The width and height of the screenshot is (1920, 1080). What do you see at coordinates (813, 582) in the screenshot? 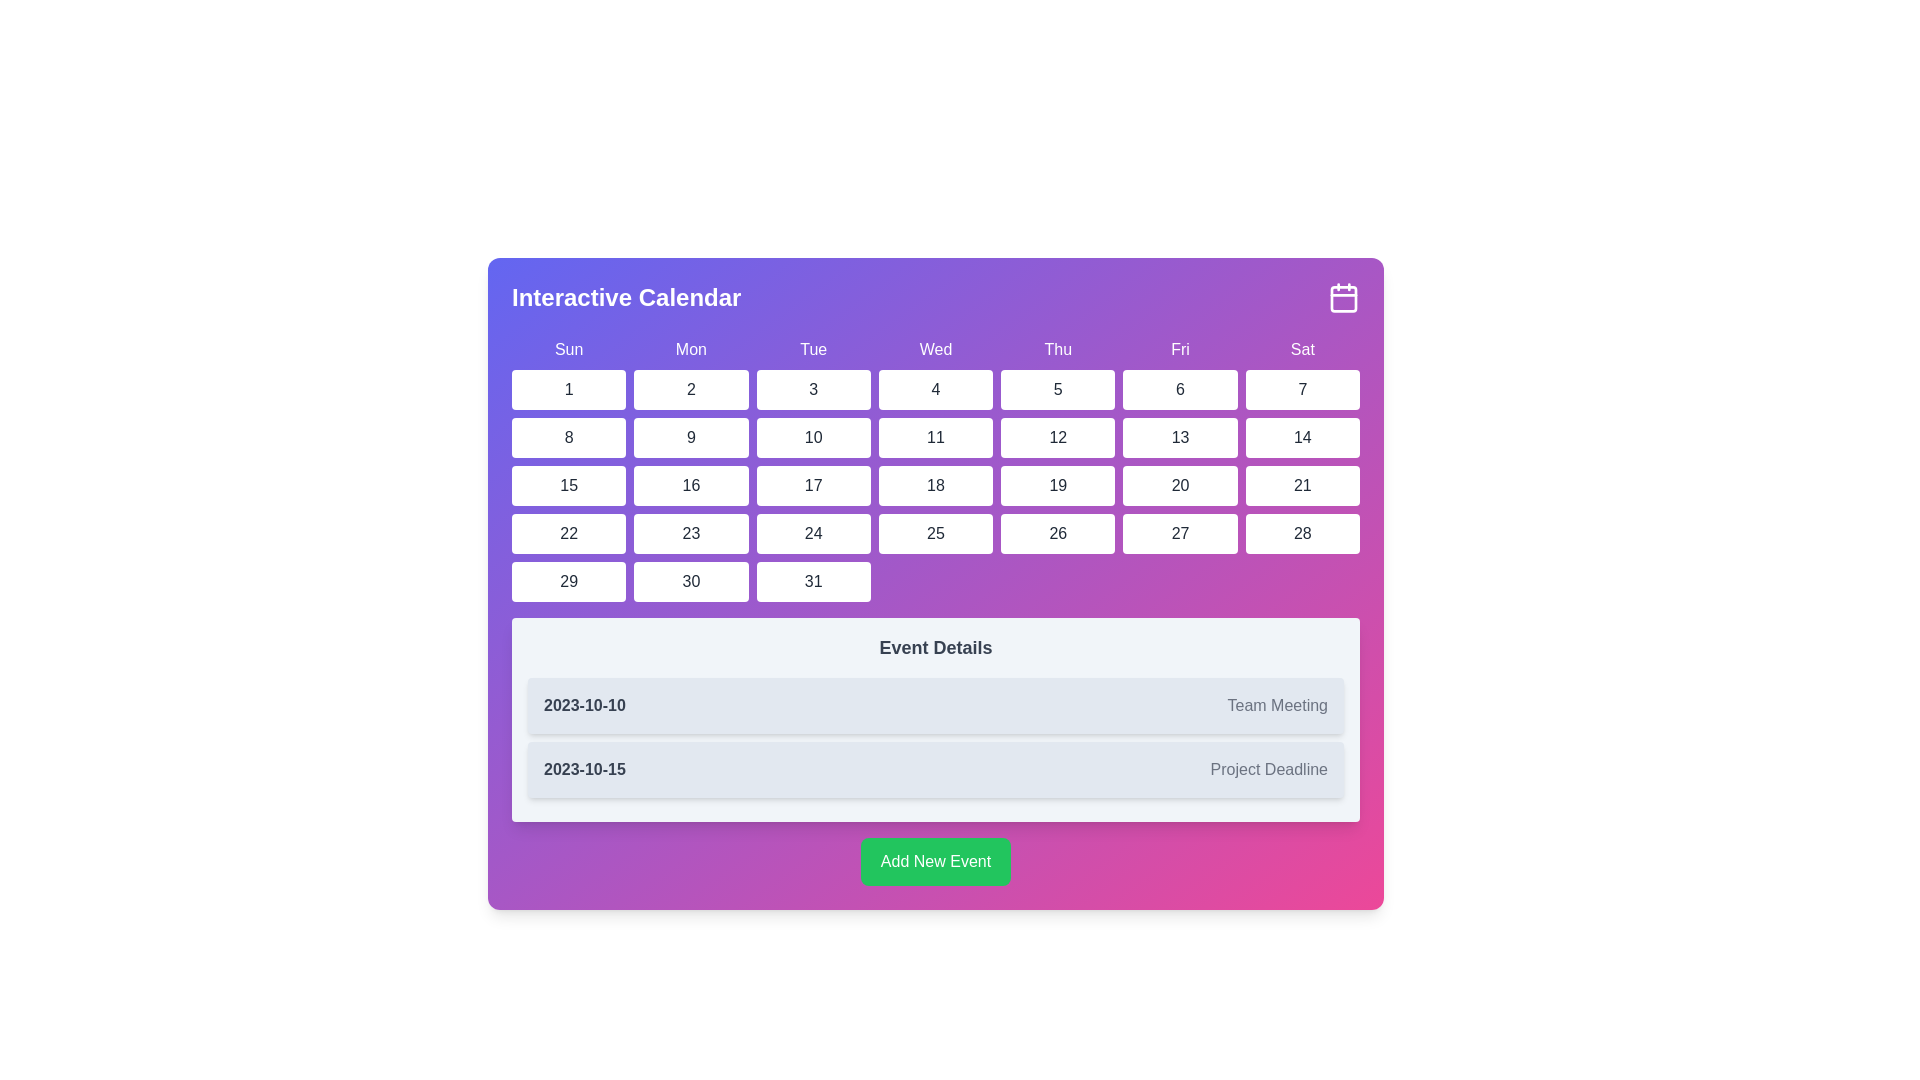
I see `on the button representing the 31st day of the month in the calendar view, located in the bottom-right corner of the calendar grid beneath the 'Tue' column header` at bounding box center [813, 582].